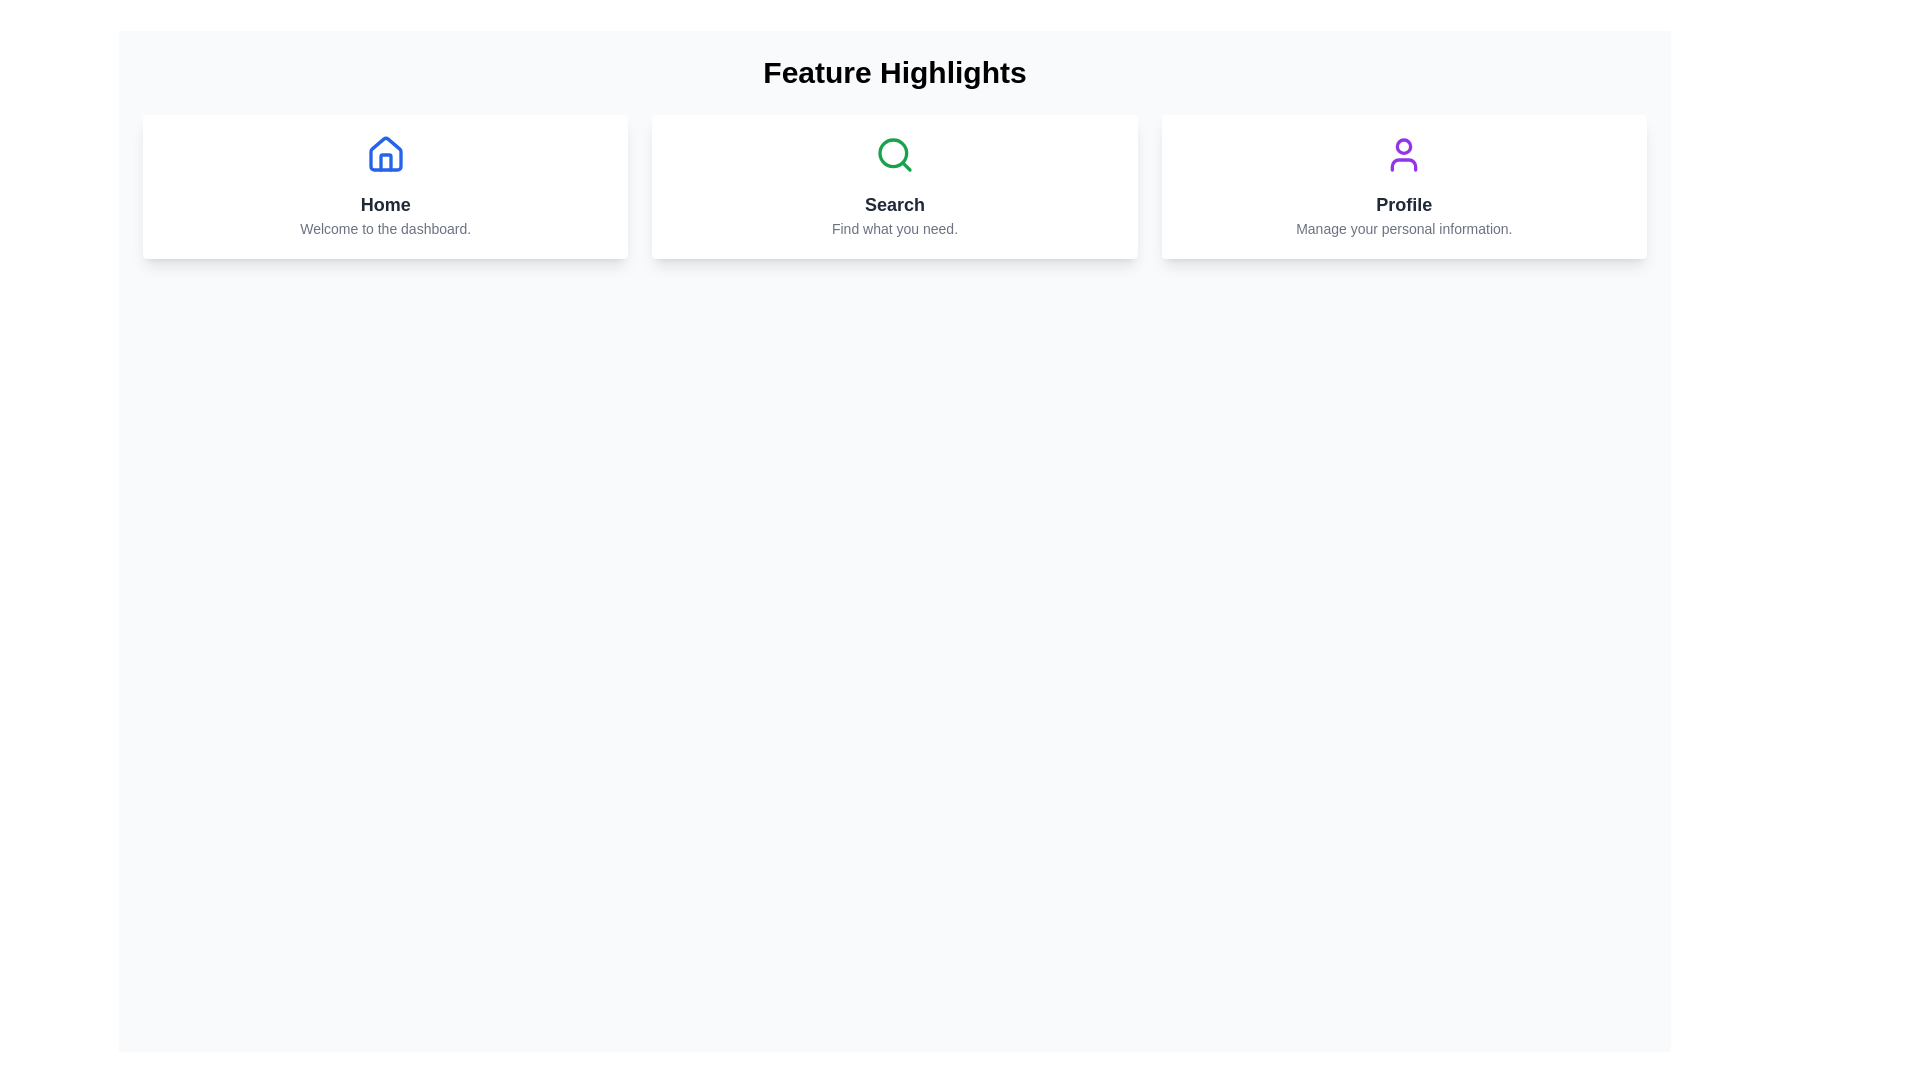 Image resolution: width=1920 pixels, height=1080 pixels. I want to click on the search icon located in the center card of the group labeled 'Search', which is positioned below the heading 'Feature Highlights', so click(893, 153).